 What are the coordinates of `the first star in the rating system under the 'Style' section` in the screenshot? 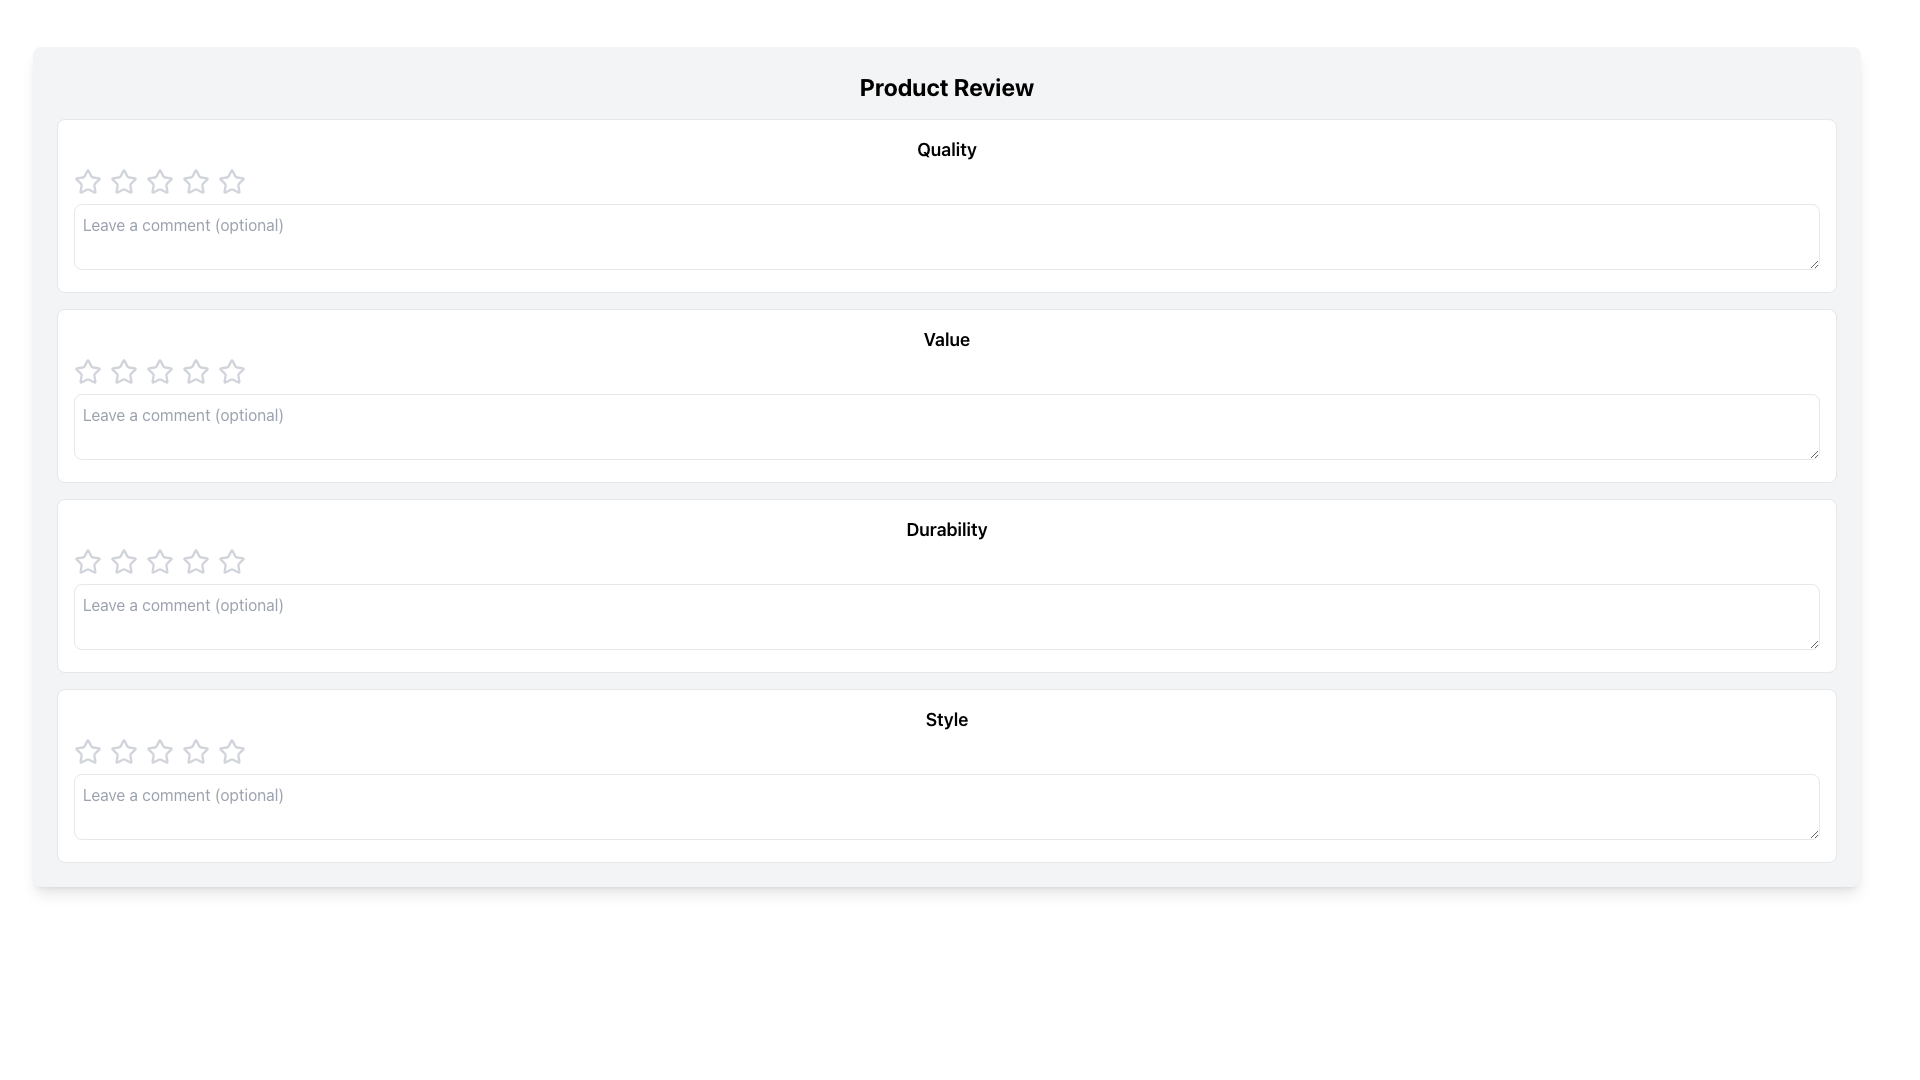 It's located at (231, 751).